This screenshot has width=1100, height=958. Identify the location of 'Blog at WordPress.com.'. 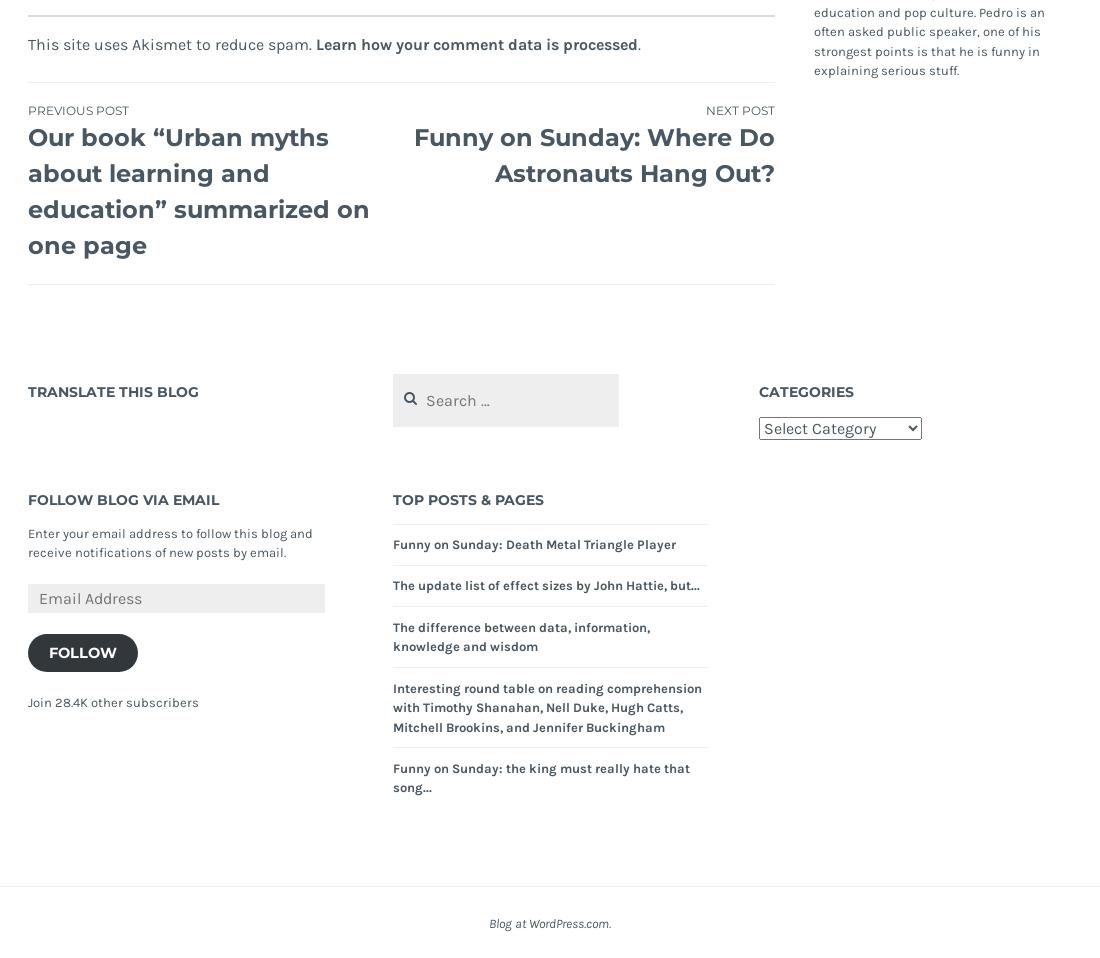
(550, 923).